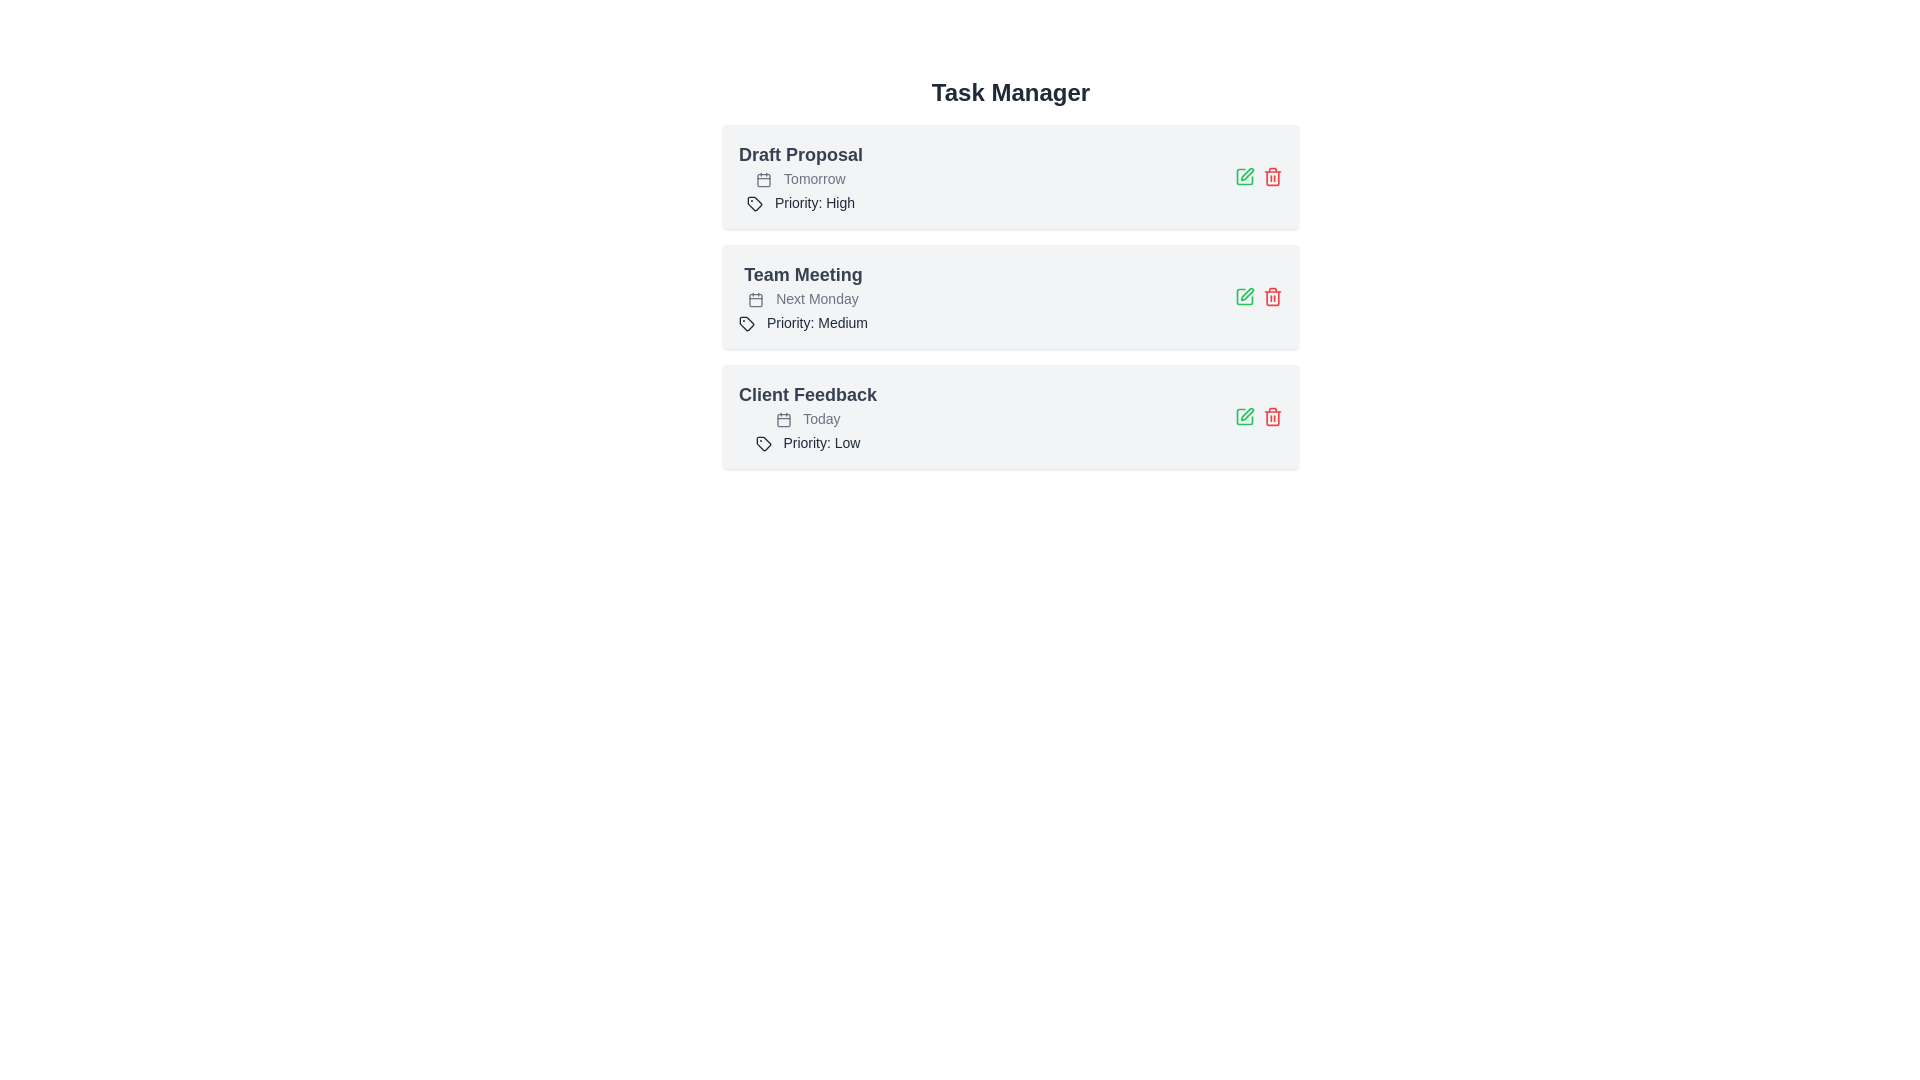 This screenshot has width=1920, height=1080. Describe the element at coordinates (1011, 92) in the screenshot. I see `bold header text 'Task Manager' located at the top center of the page, which serves as the title for the interface` at that location.